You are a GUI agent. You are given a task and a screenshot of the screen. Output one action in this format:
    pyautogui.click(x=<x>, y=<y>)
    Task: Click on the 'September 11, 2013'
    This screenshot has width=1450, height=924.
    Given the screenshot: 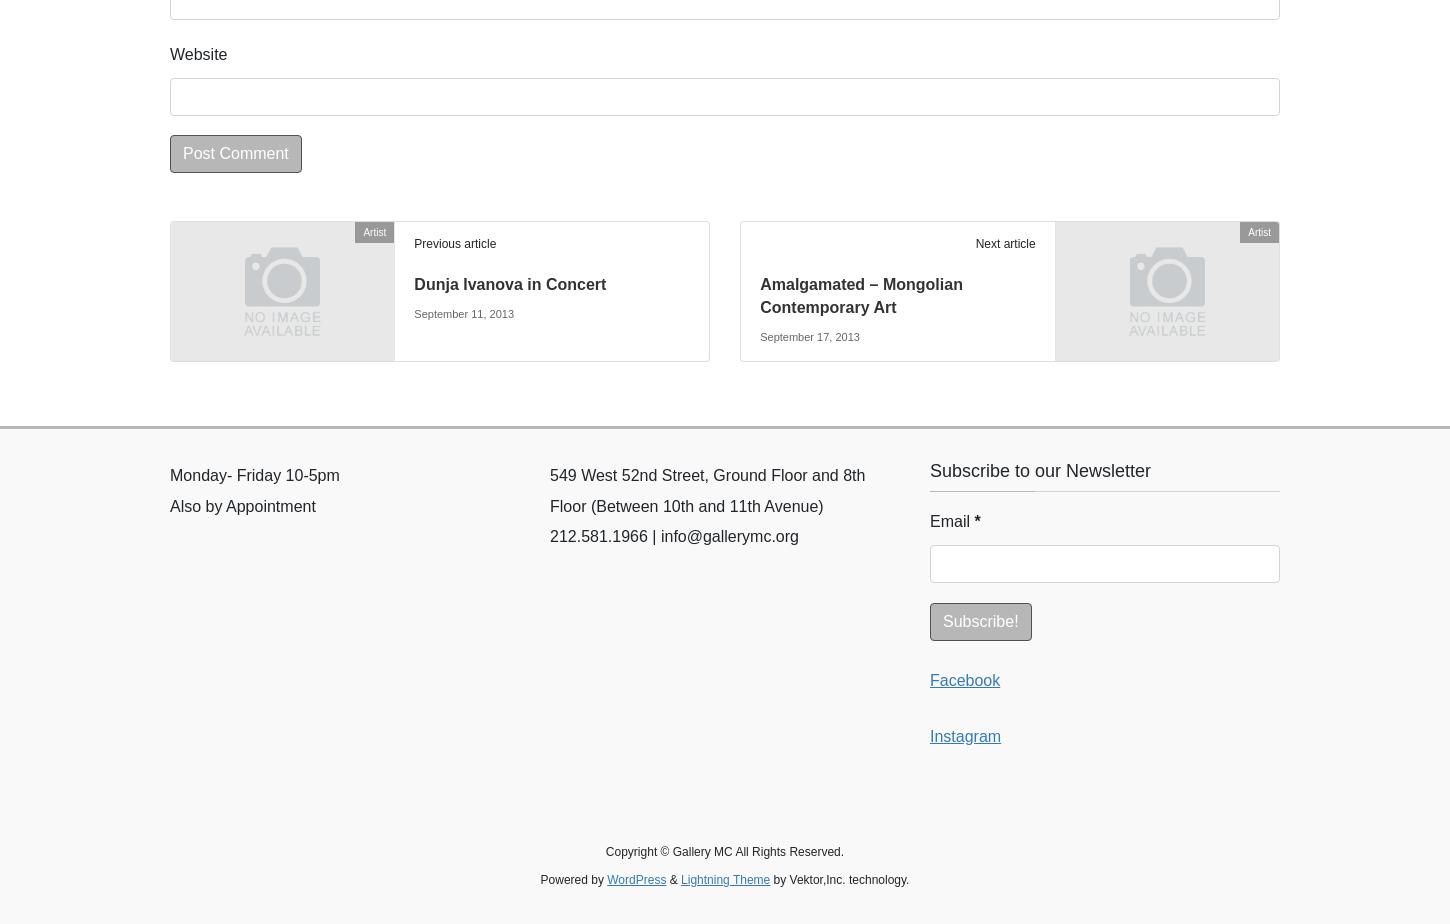 What is the action you would take?
    pyautogui.click(x=463, y=313)
    